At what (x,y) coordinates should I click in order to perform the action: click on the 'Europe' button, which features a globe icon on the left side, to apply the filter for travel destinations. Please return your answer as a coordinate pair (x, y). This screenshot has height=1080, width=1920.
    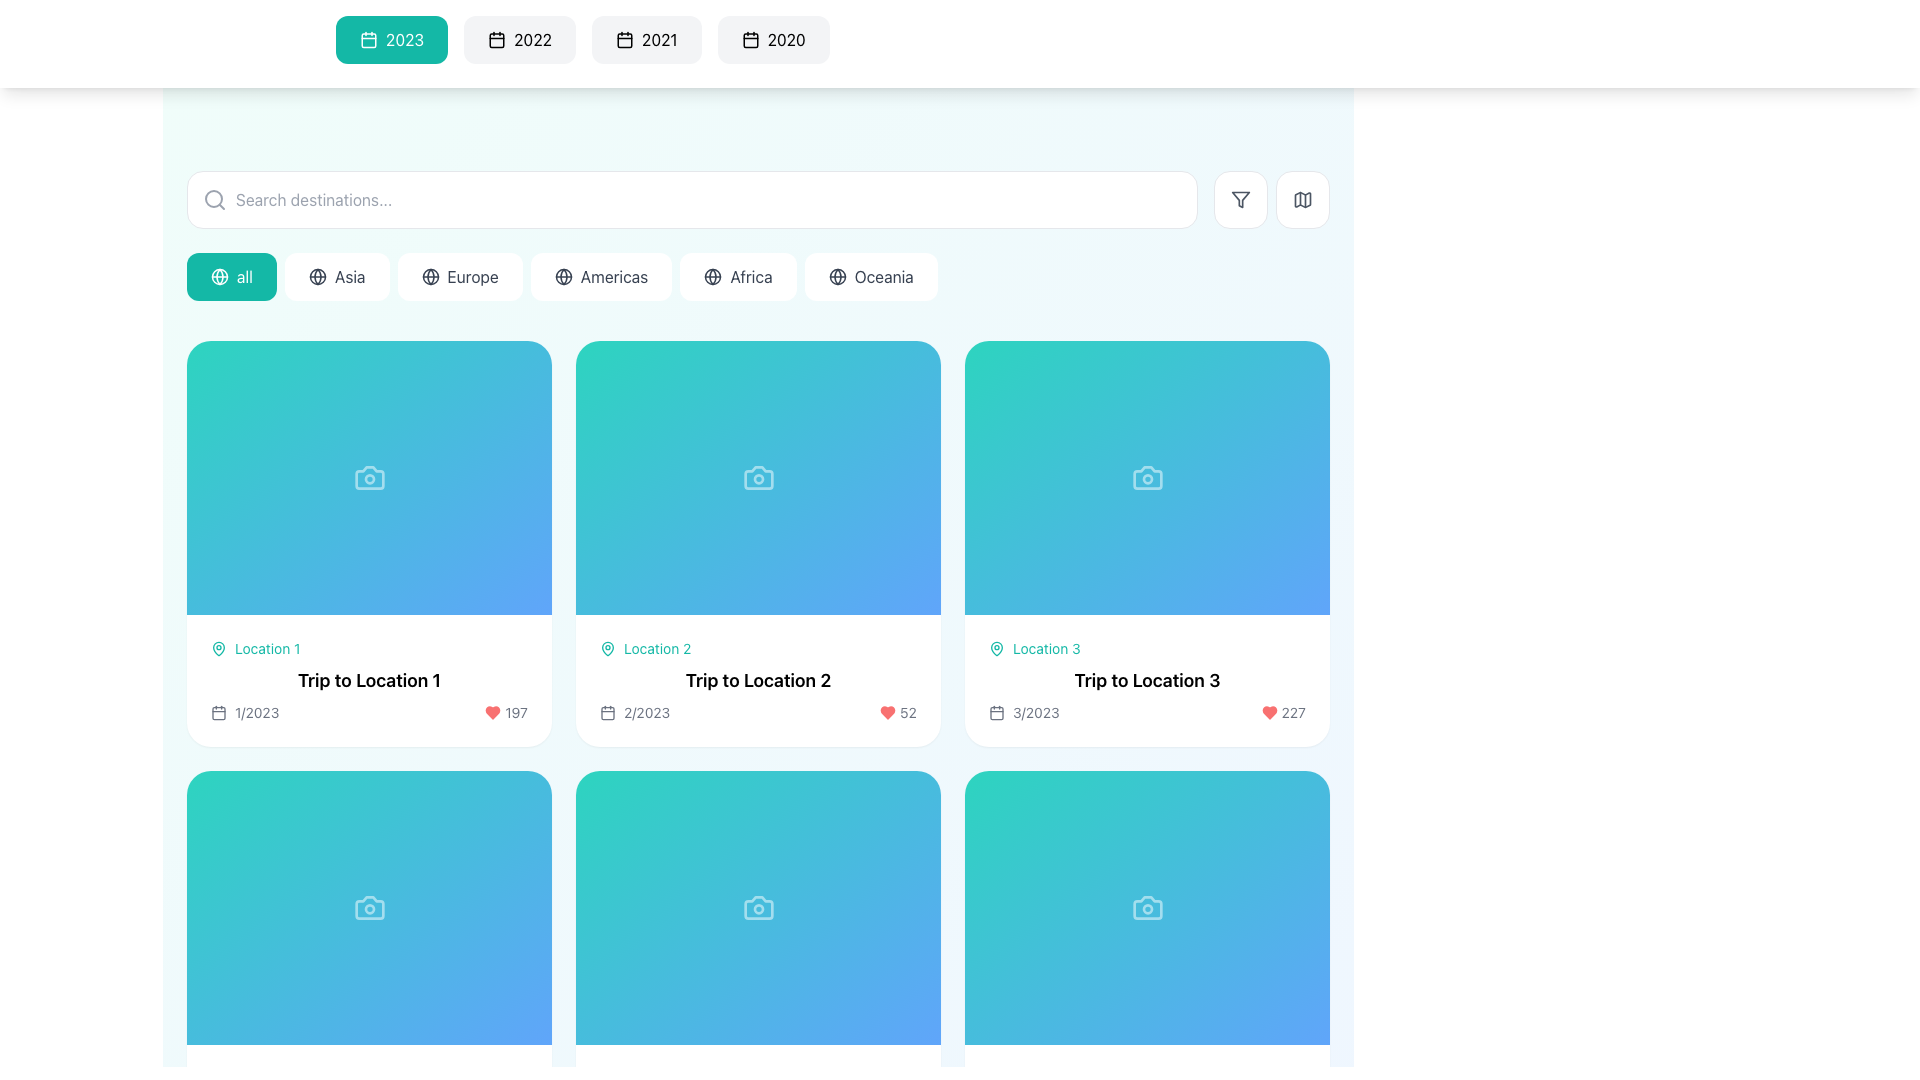
    Looking at the image, I should click on (429, 277).